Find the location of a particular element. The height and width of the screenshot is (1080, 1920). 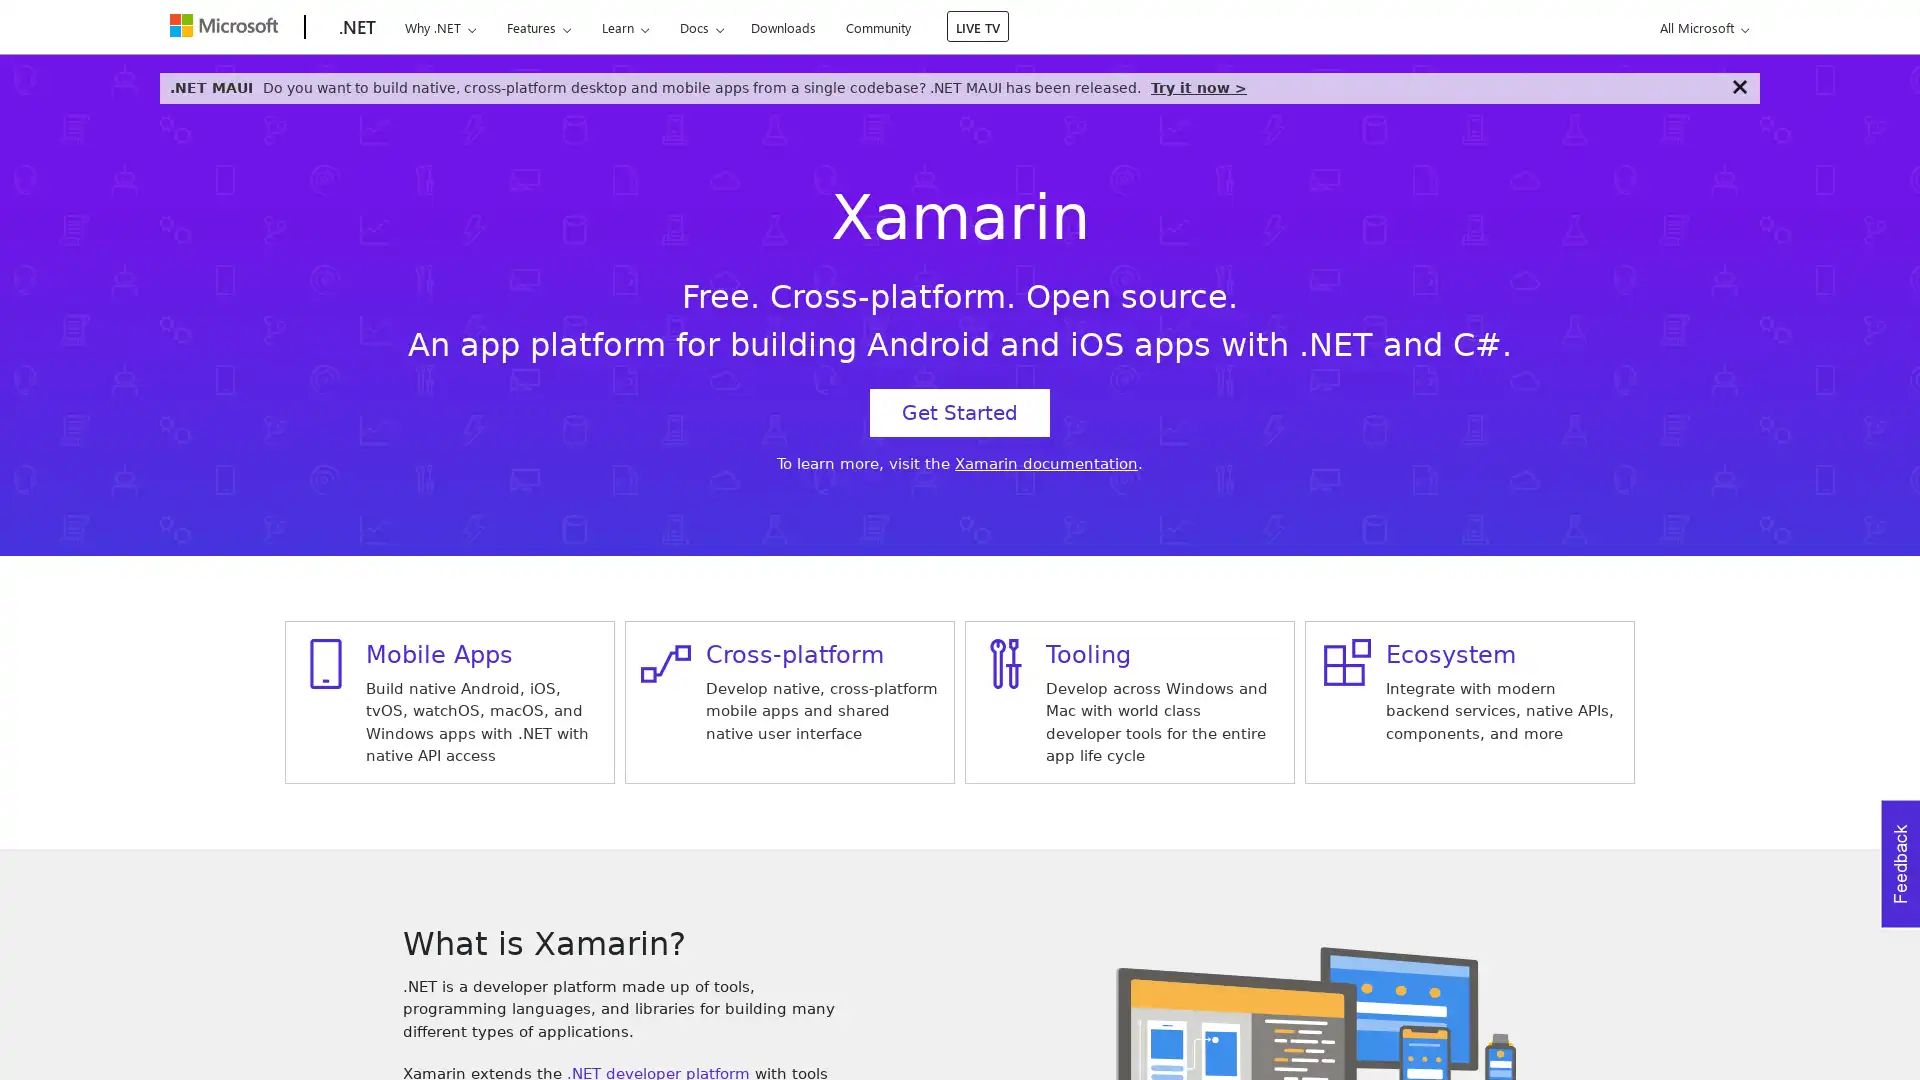

Why .NET is located at coordinates (439, 27).